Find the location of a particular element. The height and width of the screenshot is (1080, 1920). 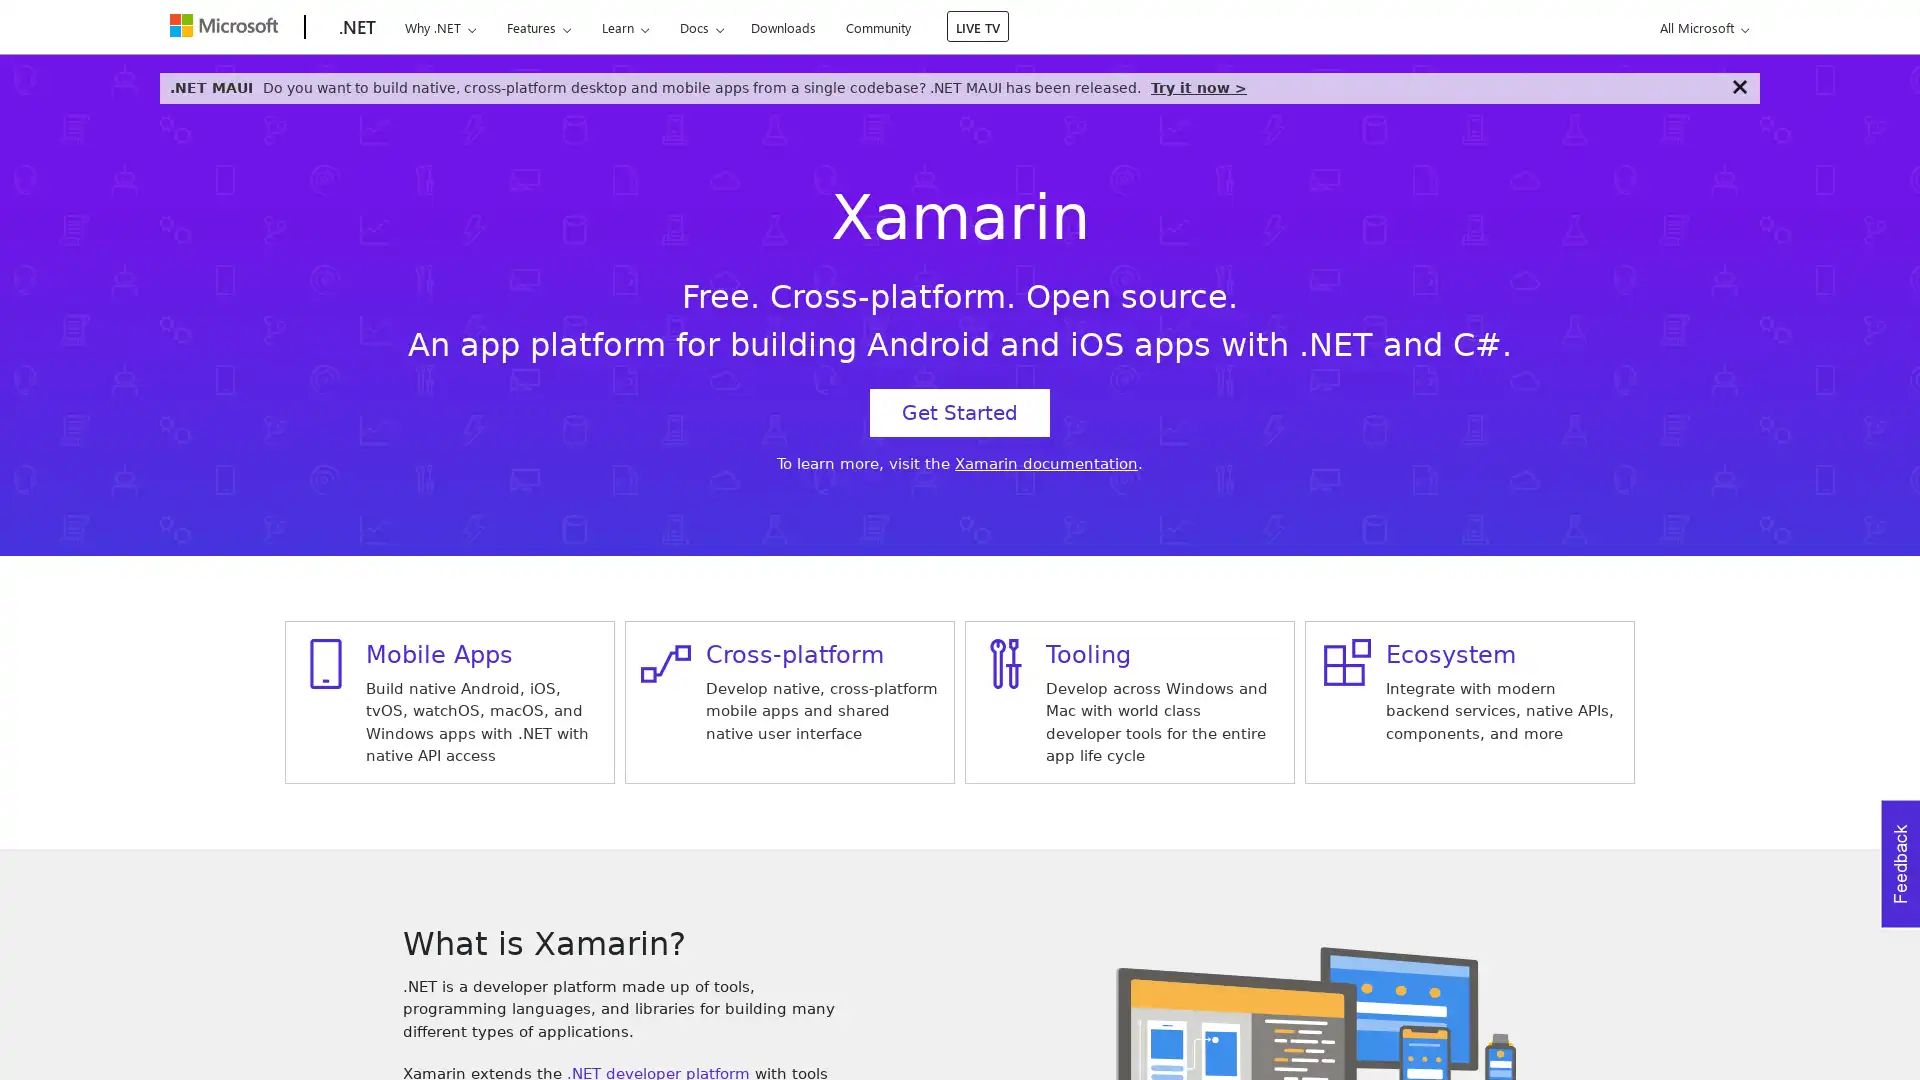

Why .NET is located at coordinates (439, 27).